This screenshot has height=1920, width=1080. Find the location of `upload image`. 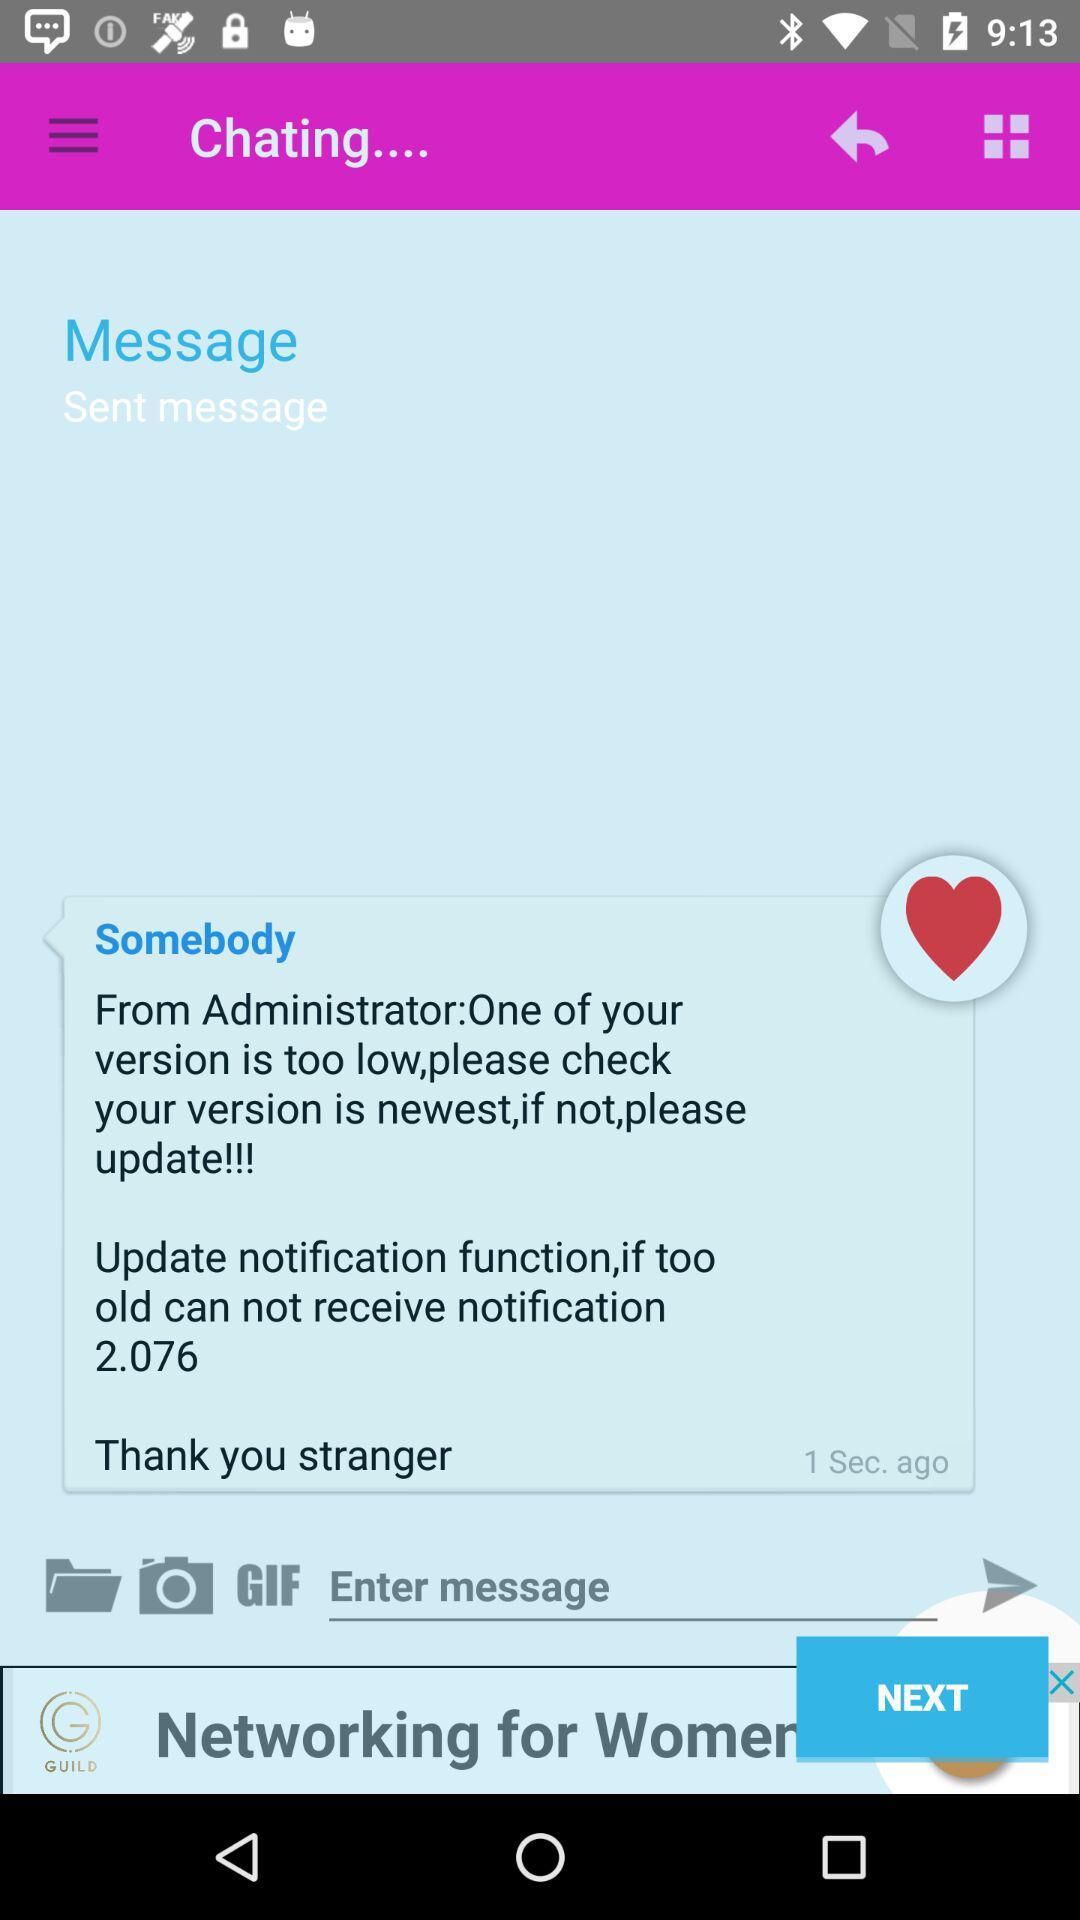

upload image is located at coordinates (180, 1584).